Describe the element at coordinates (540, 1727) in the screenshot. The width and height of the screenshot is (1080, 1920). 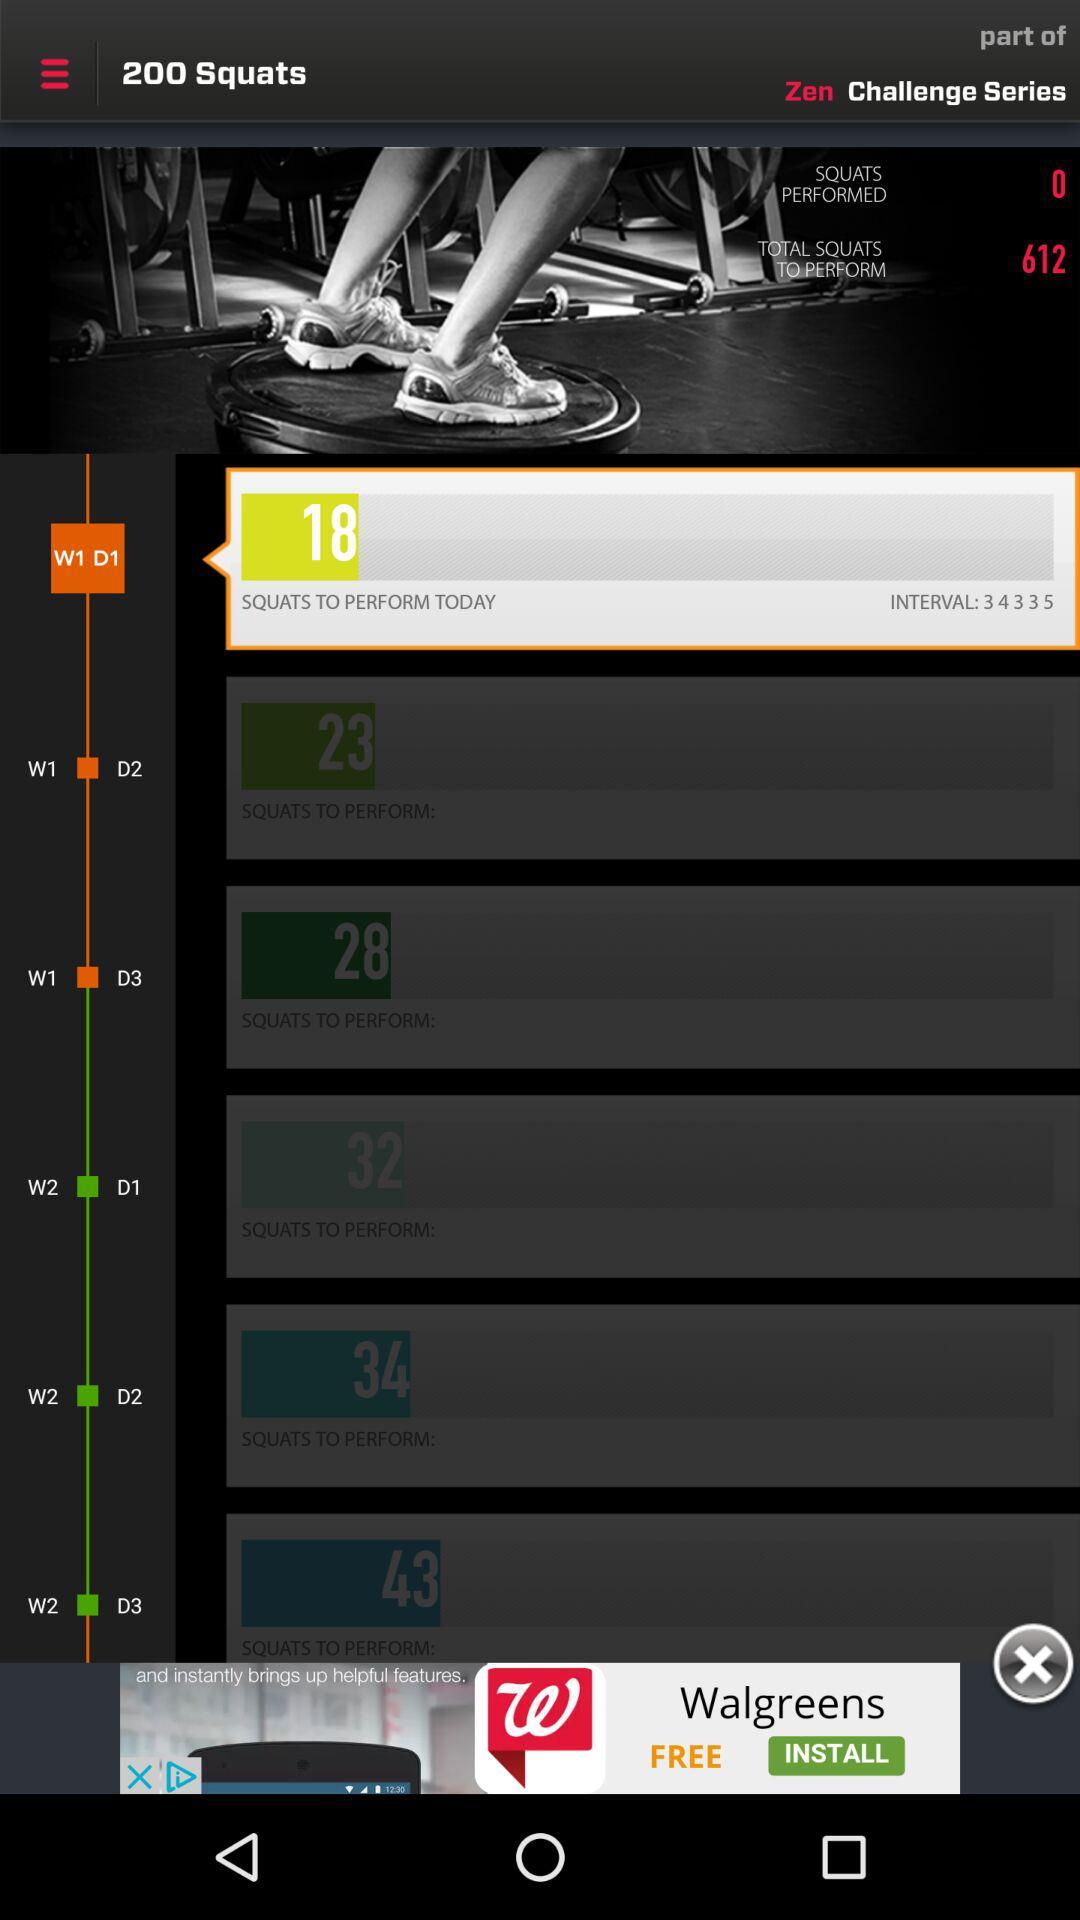
I see `open advertisement` at that location.